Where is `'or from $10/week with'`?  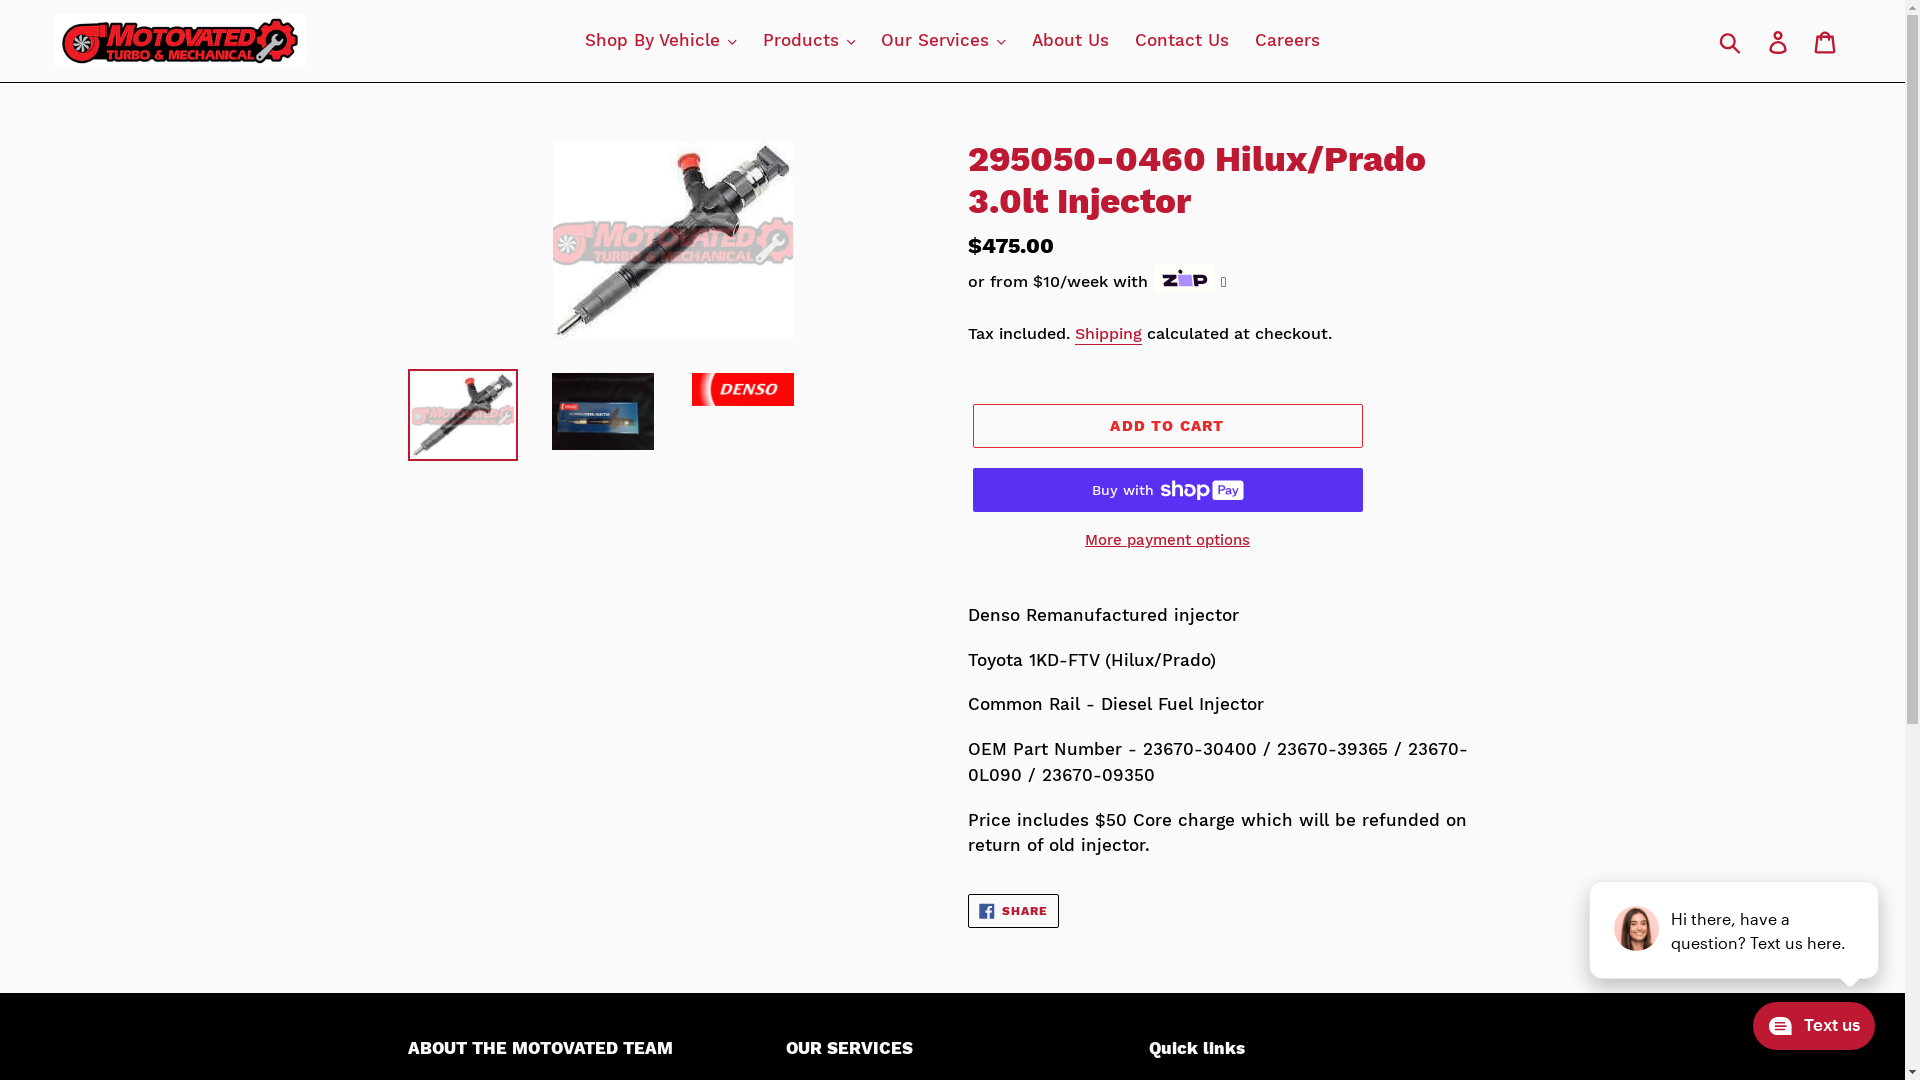
'or from $10/week with' is located at coordinates (1096, 282).